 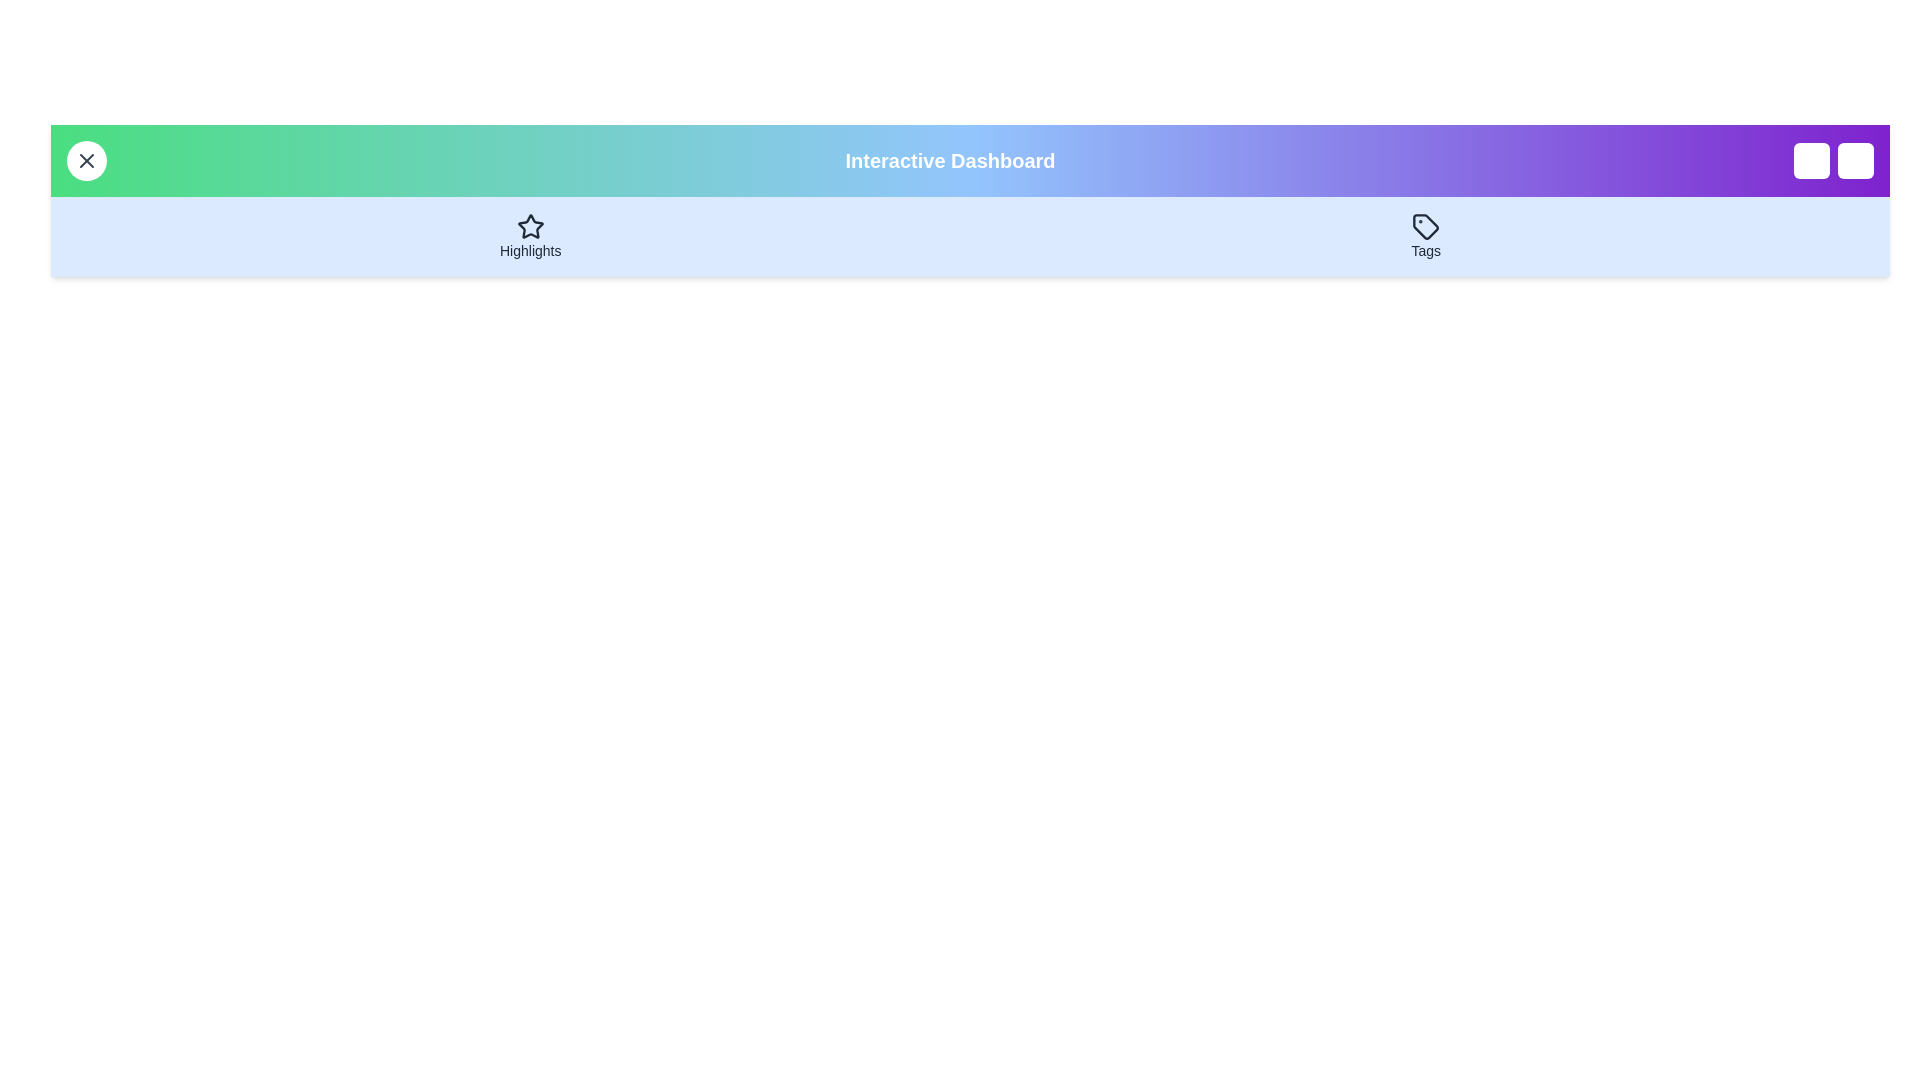 What do you see at coordinates (529, 235) in the screenshot?
I see `the 'Highlights' button to navigate to the 'Highlights' section` at bounding box center [529, 235].